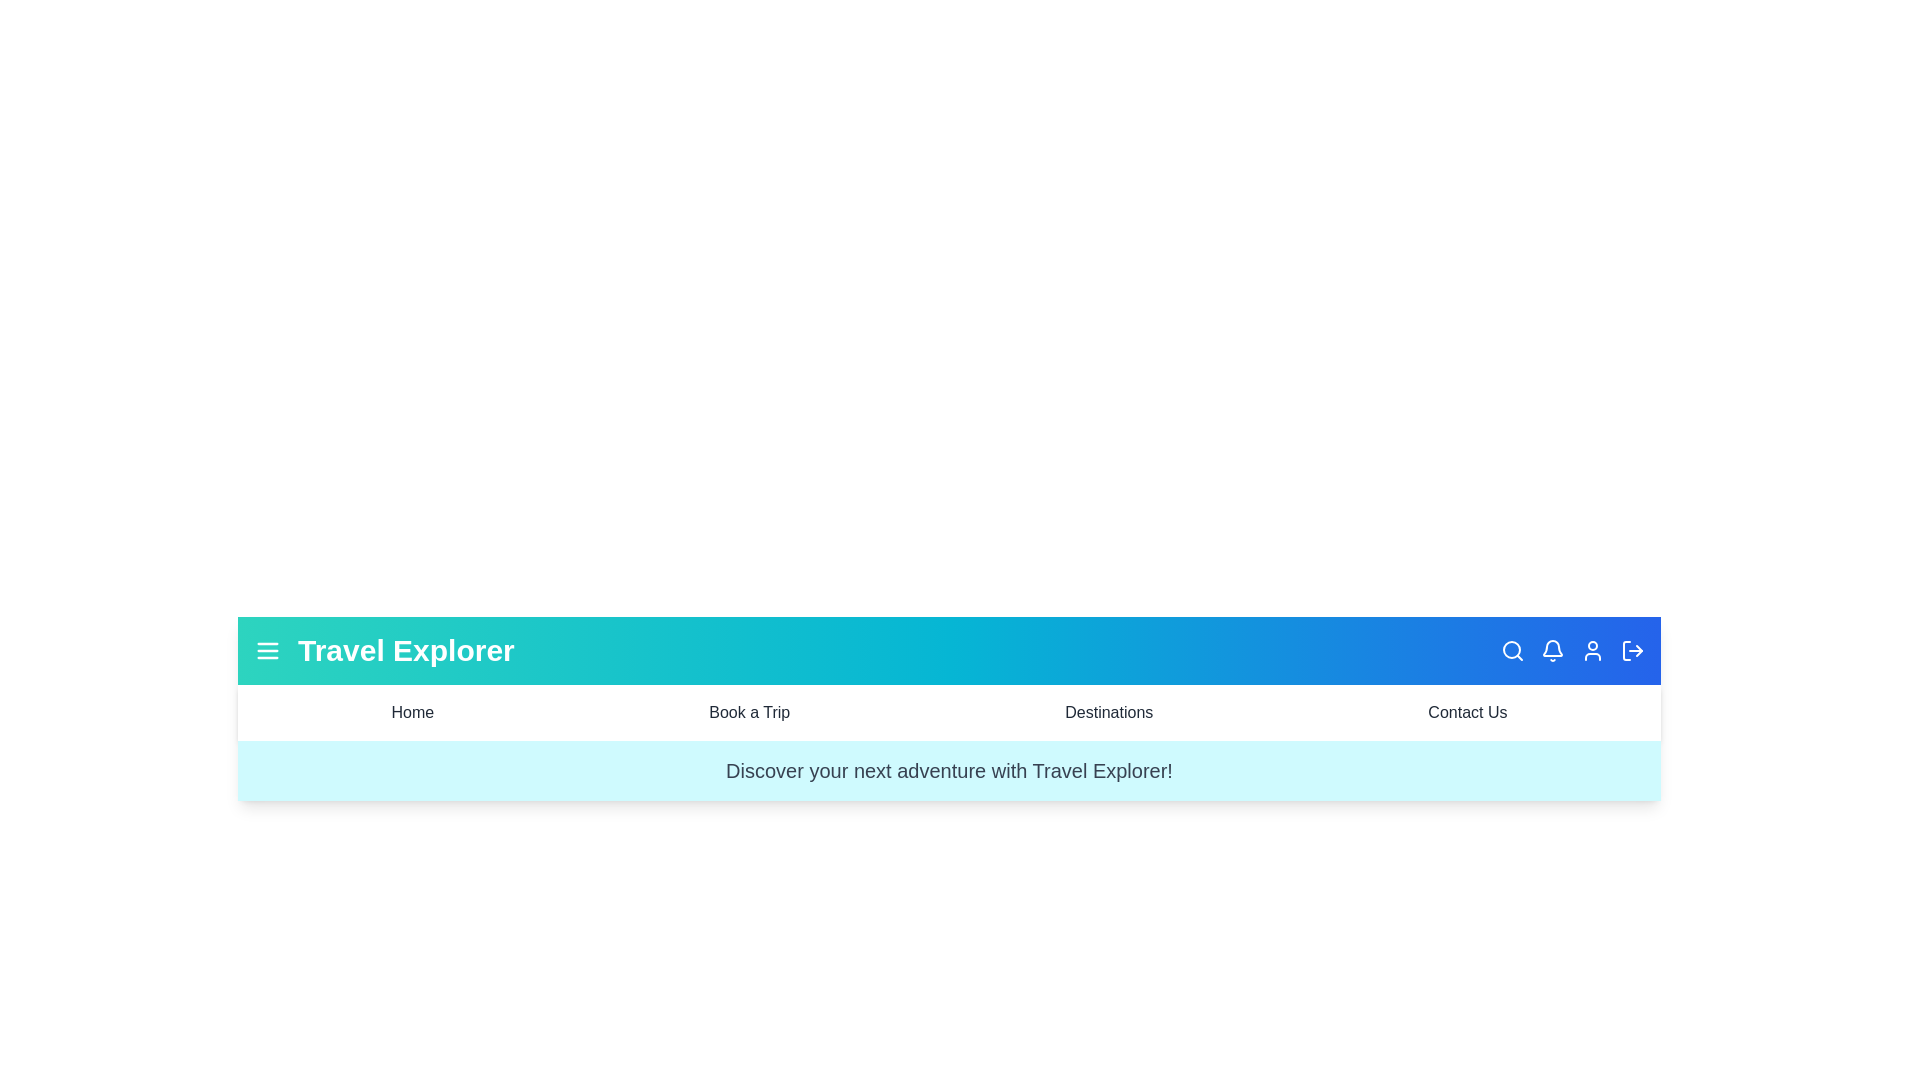 This screenshot has width=1920, height=1080. I want to click on the navigation link labeled Home, so click(411, 712).